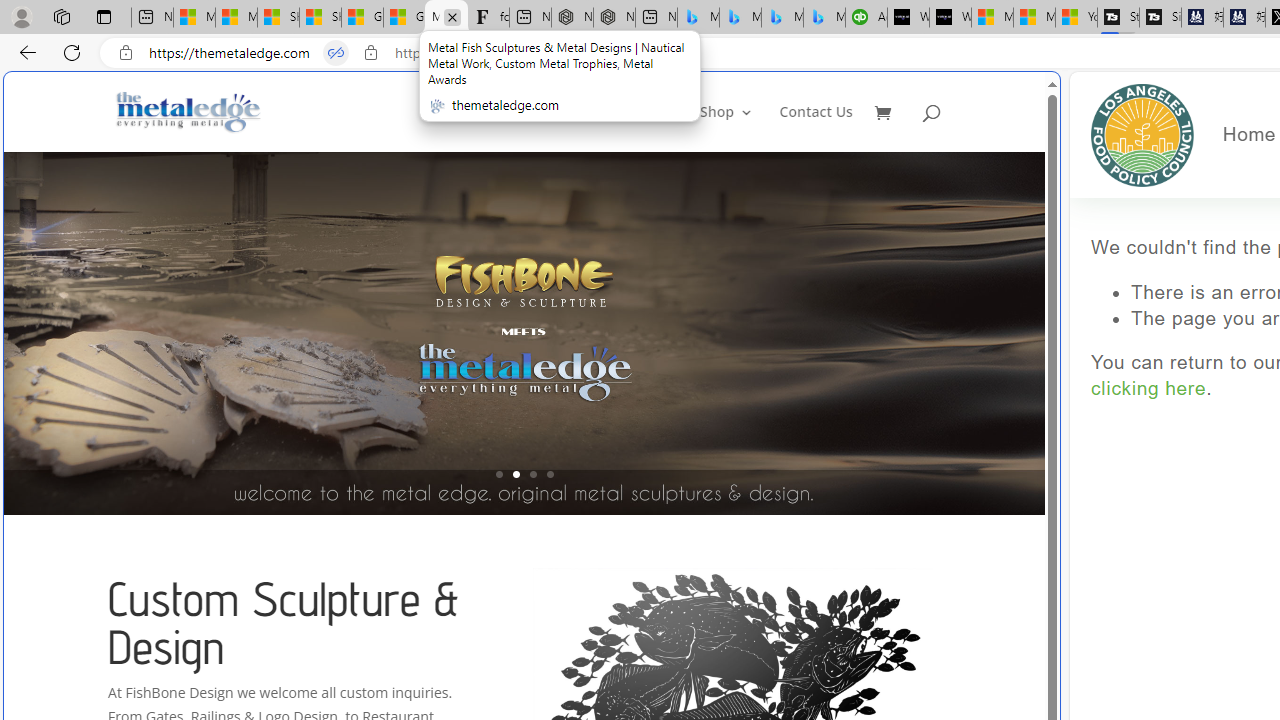 This screenshot has width=1280, height=720. Describe the element at coordinates (61, 16) in the screenshot. I see `'Workspaces'` at that location.